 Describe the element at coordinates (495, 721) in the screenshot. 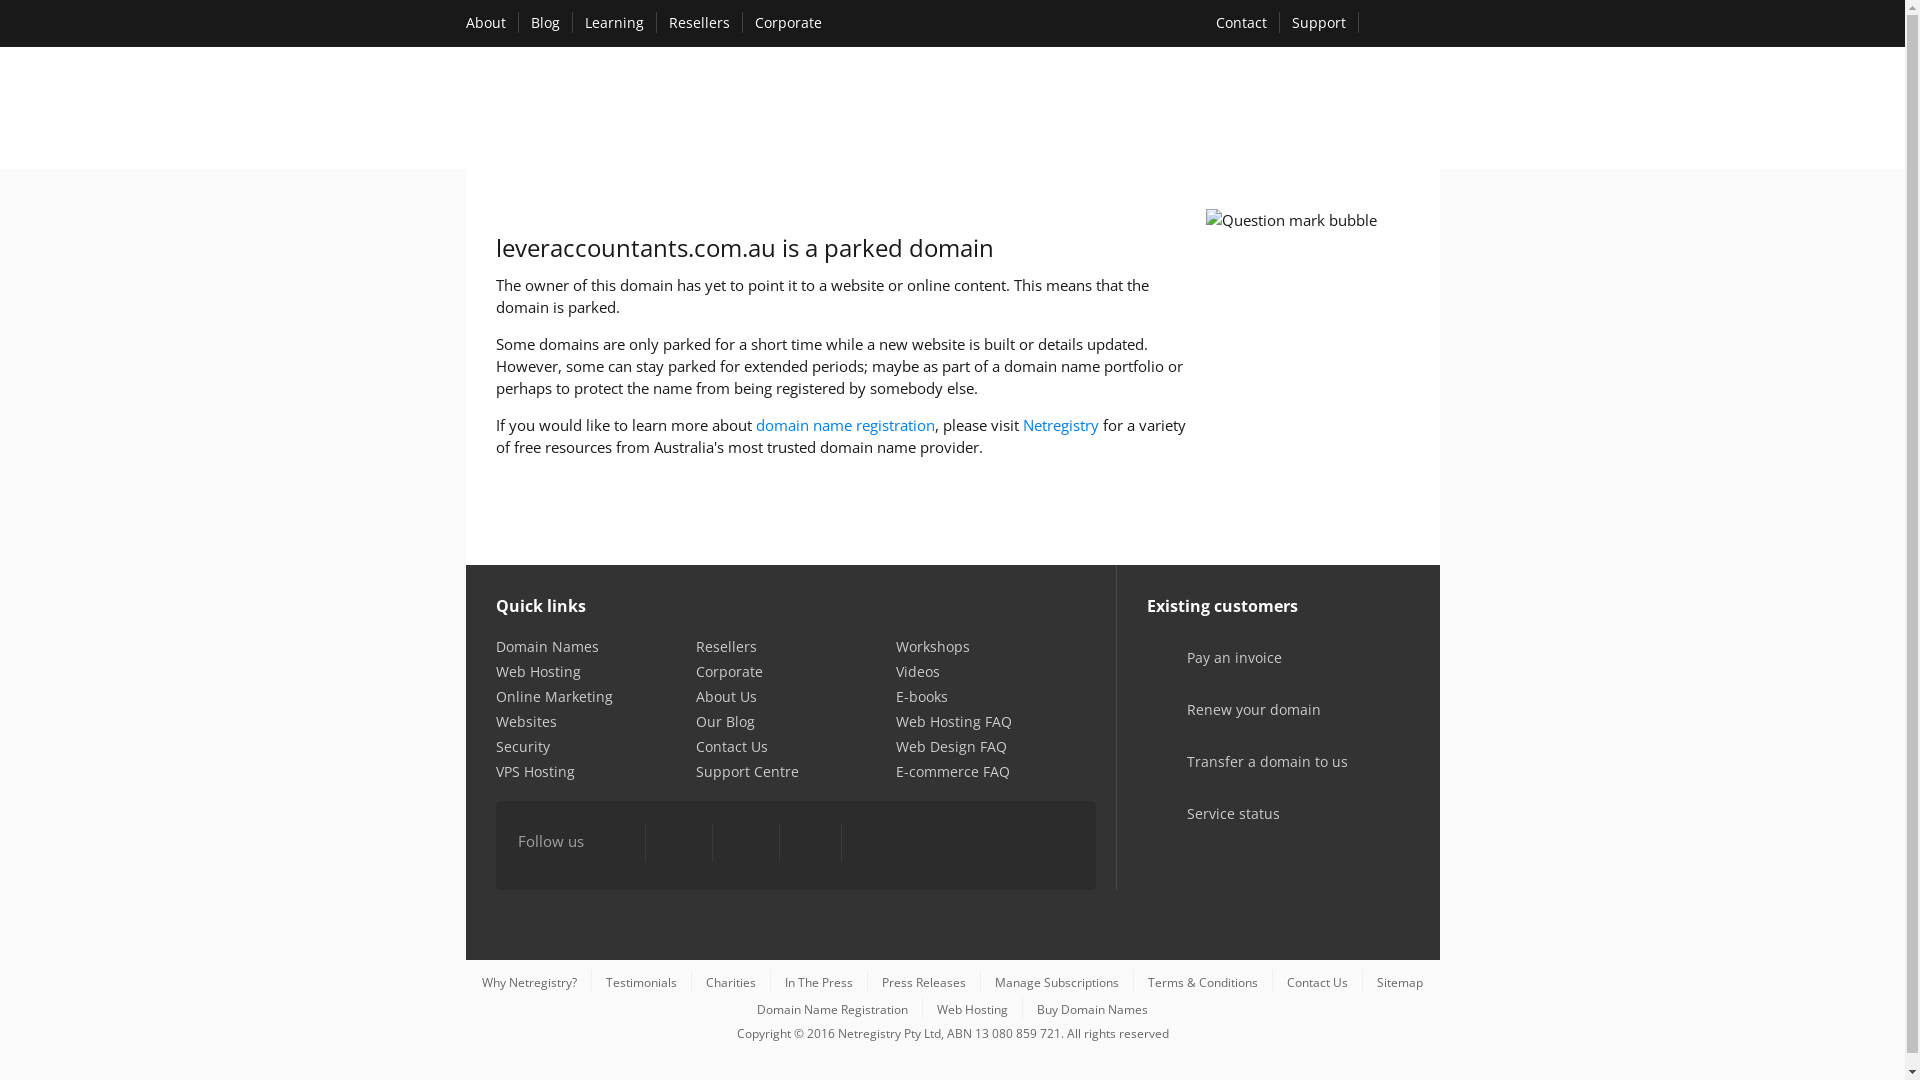

I see `'Websites'` at that location.